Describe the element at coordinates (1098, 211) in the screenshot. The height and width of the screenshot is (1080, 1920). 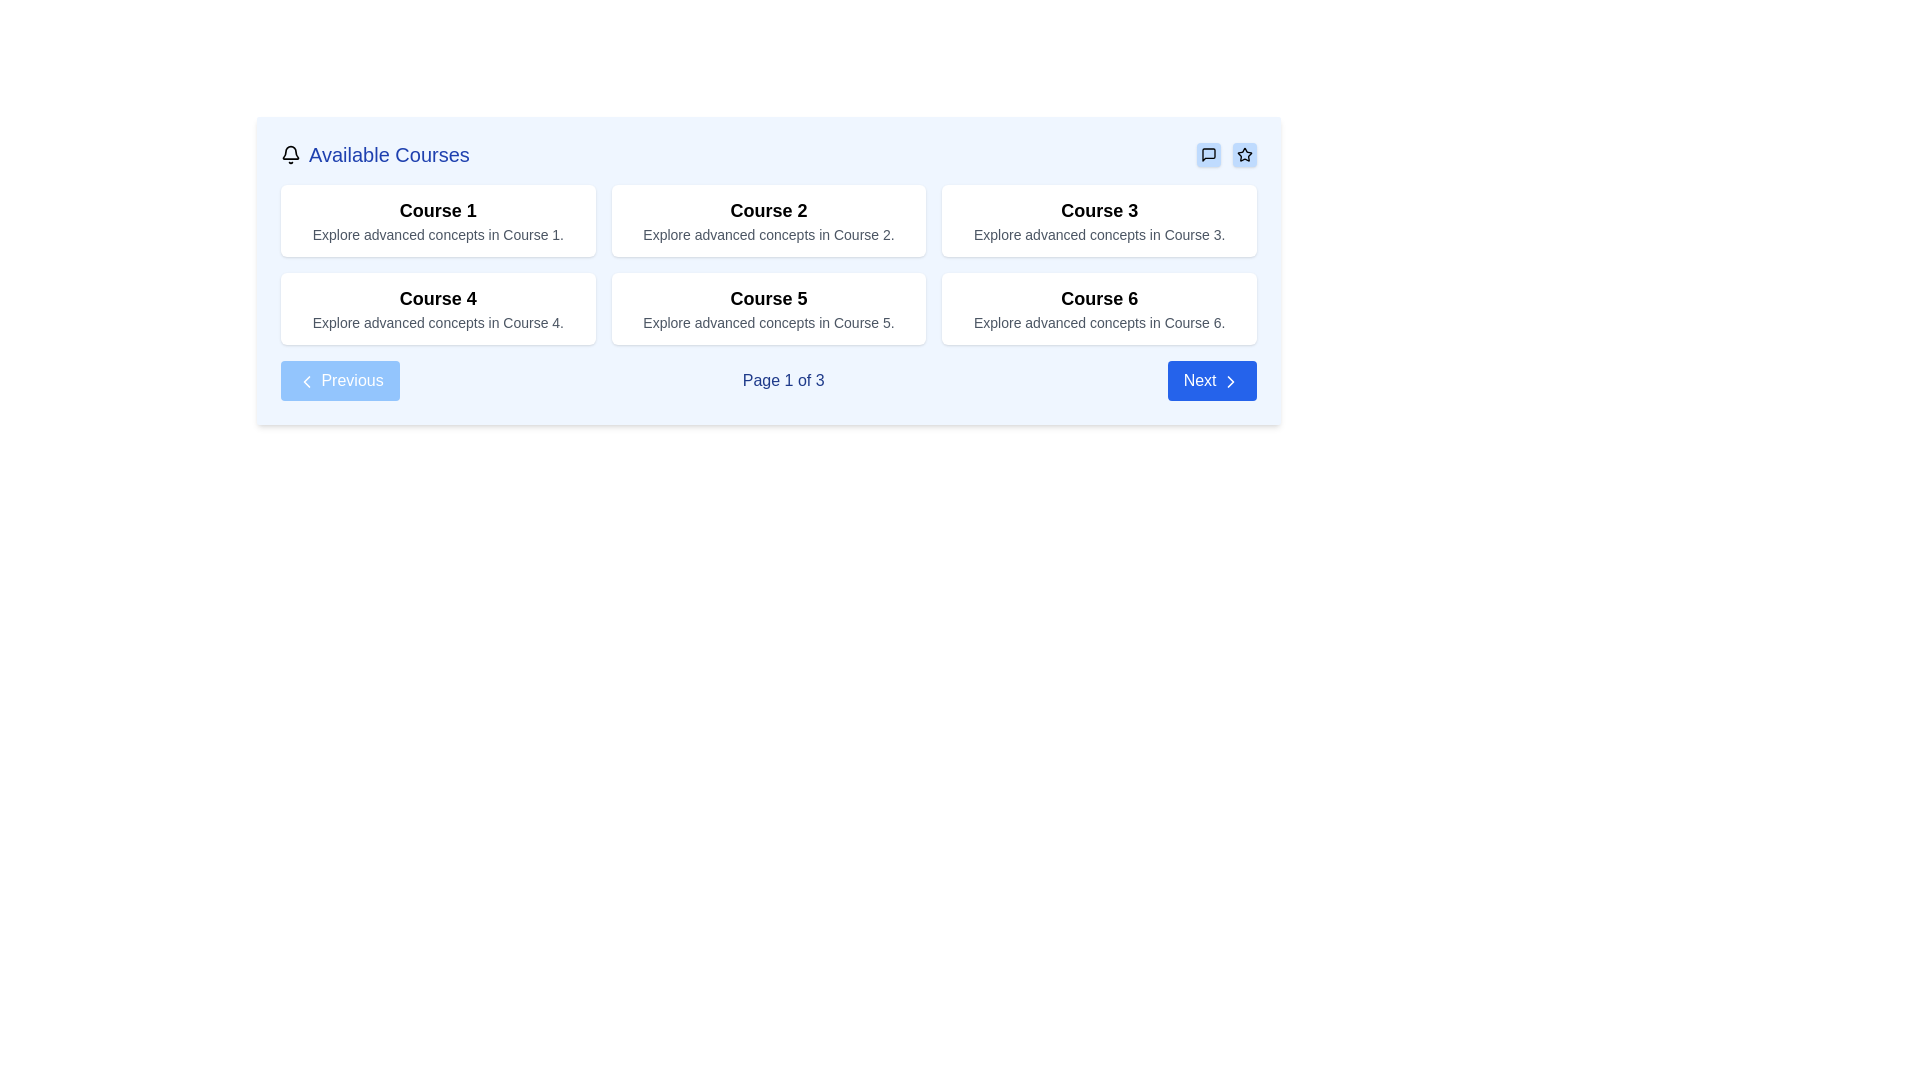
I see `static text label 'Course 3' which is styled with a bold font and larger size, positioned at the top of the third card in the first row of a grid layout` at that location.